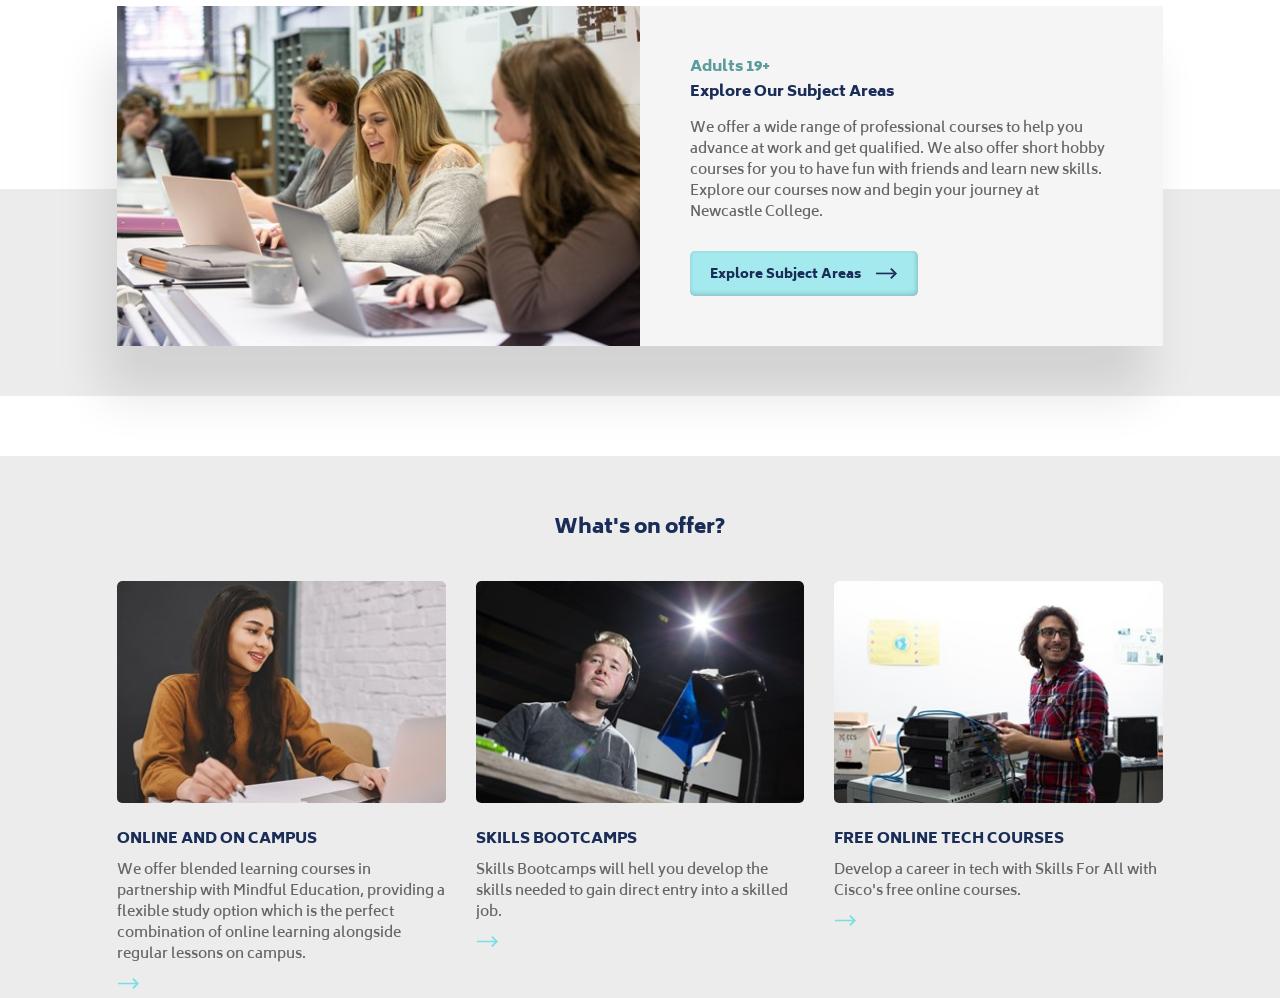 This screenshot has width=1280, height=998. I want to click on 'We offer blended learning courses in partnership with Mindful Education, providing a flexible study option which is the perfect combination of online learning alongside regular lessons on campus.', so click(115, 909).